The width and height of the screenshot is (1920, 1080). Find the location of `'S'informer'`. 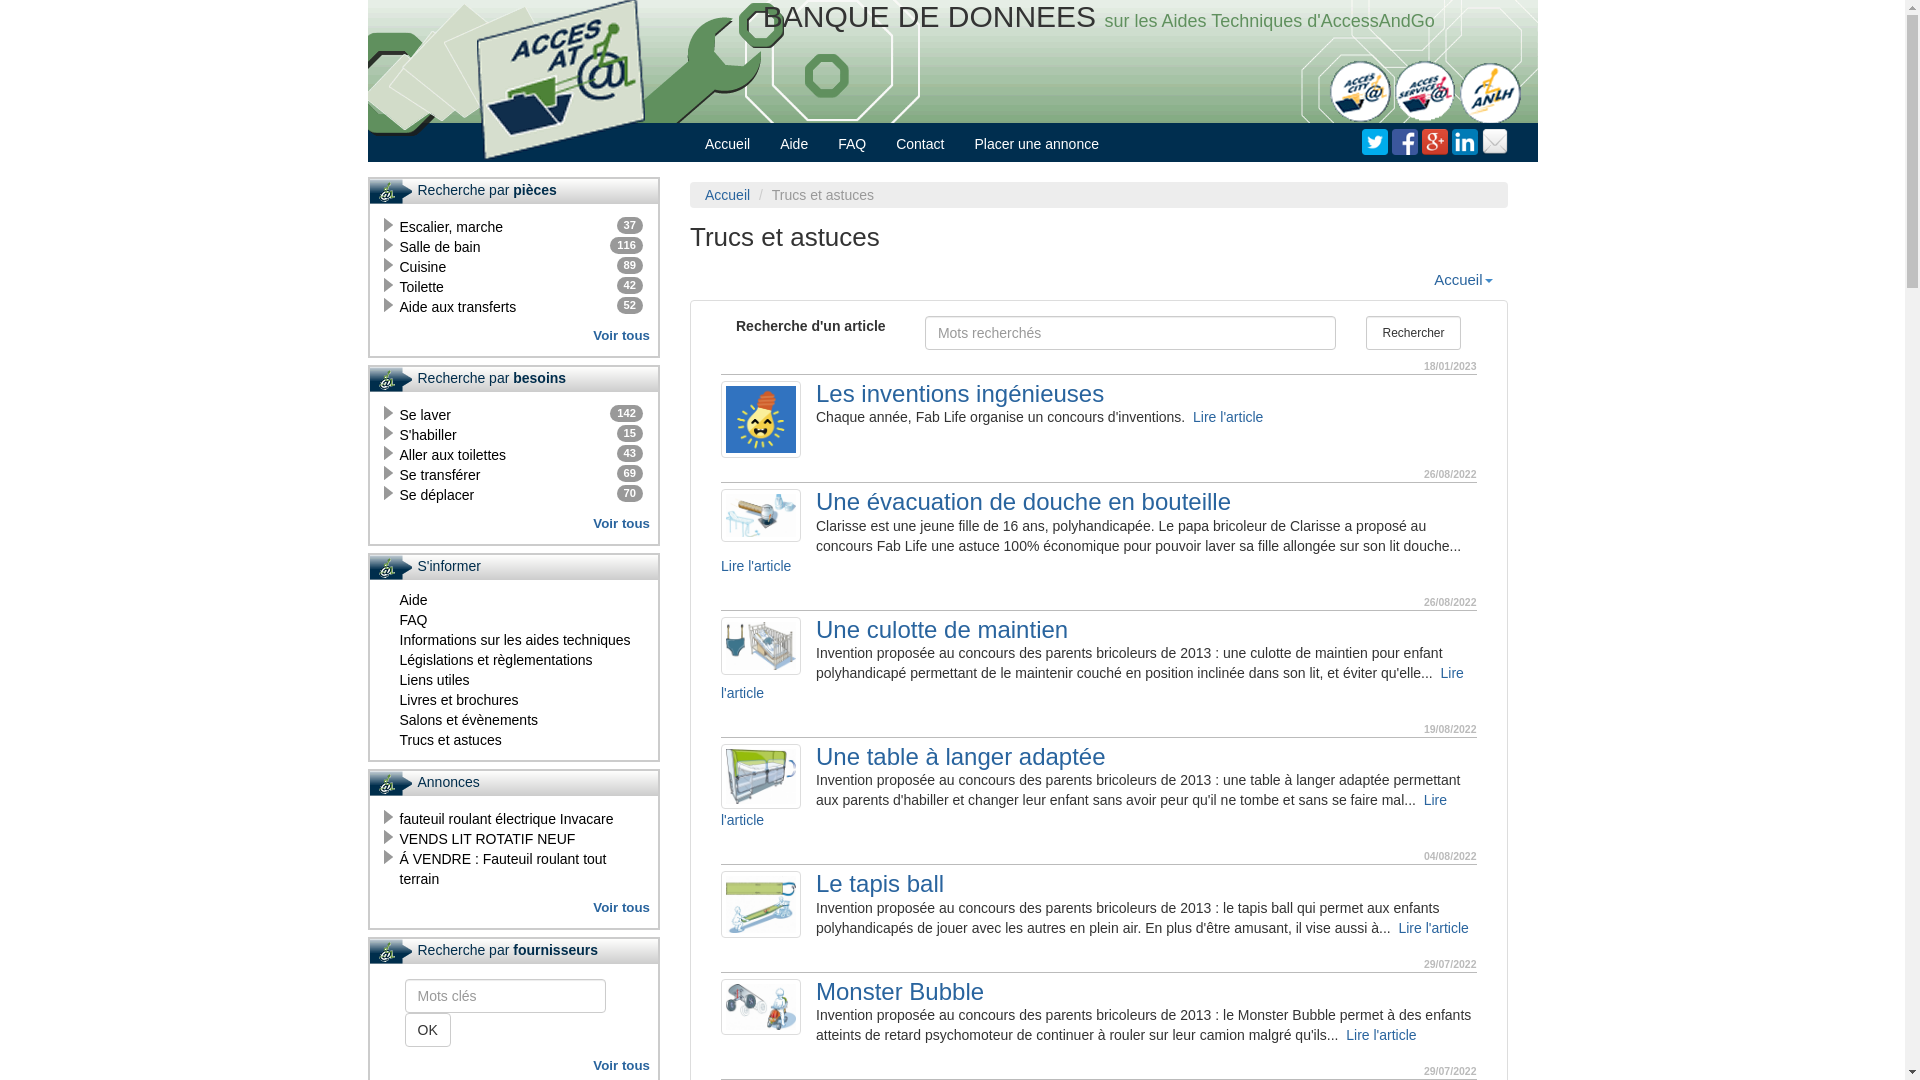

'S'informer' is located at coordinates (514, 567).